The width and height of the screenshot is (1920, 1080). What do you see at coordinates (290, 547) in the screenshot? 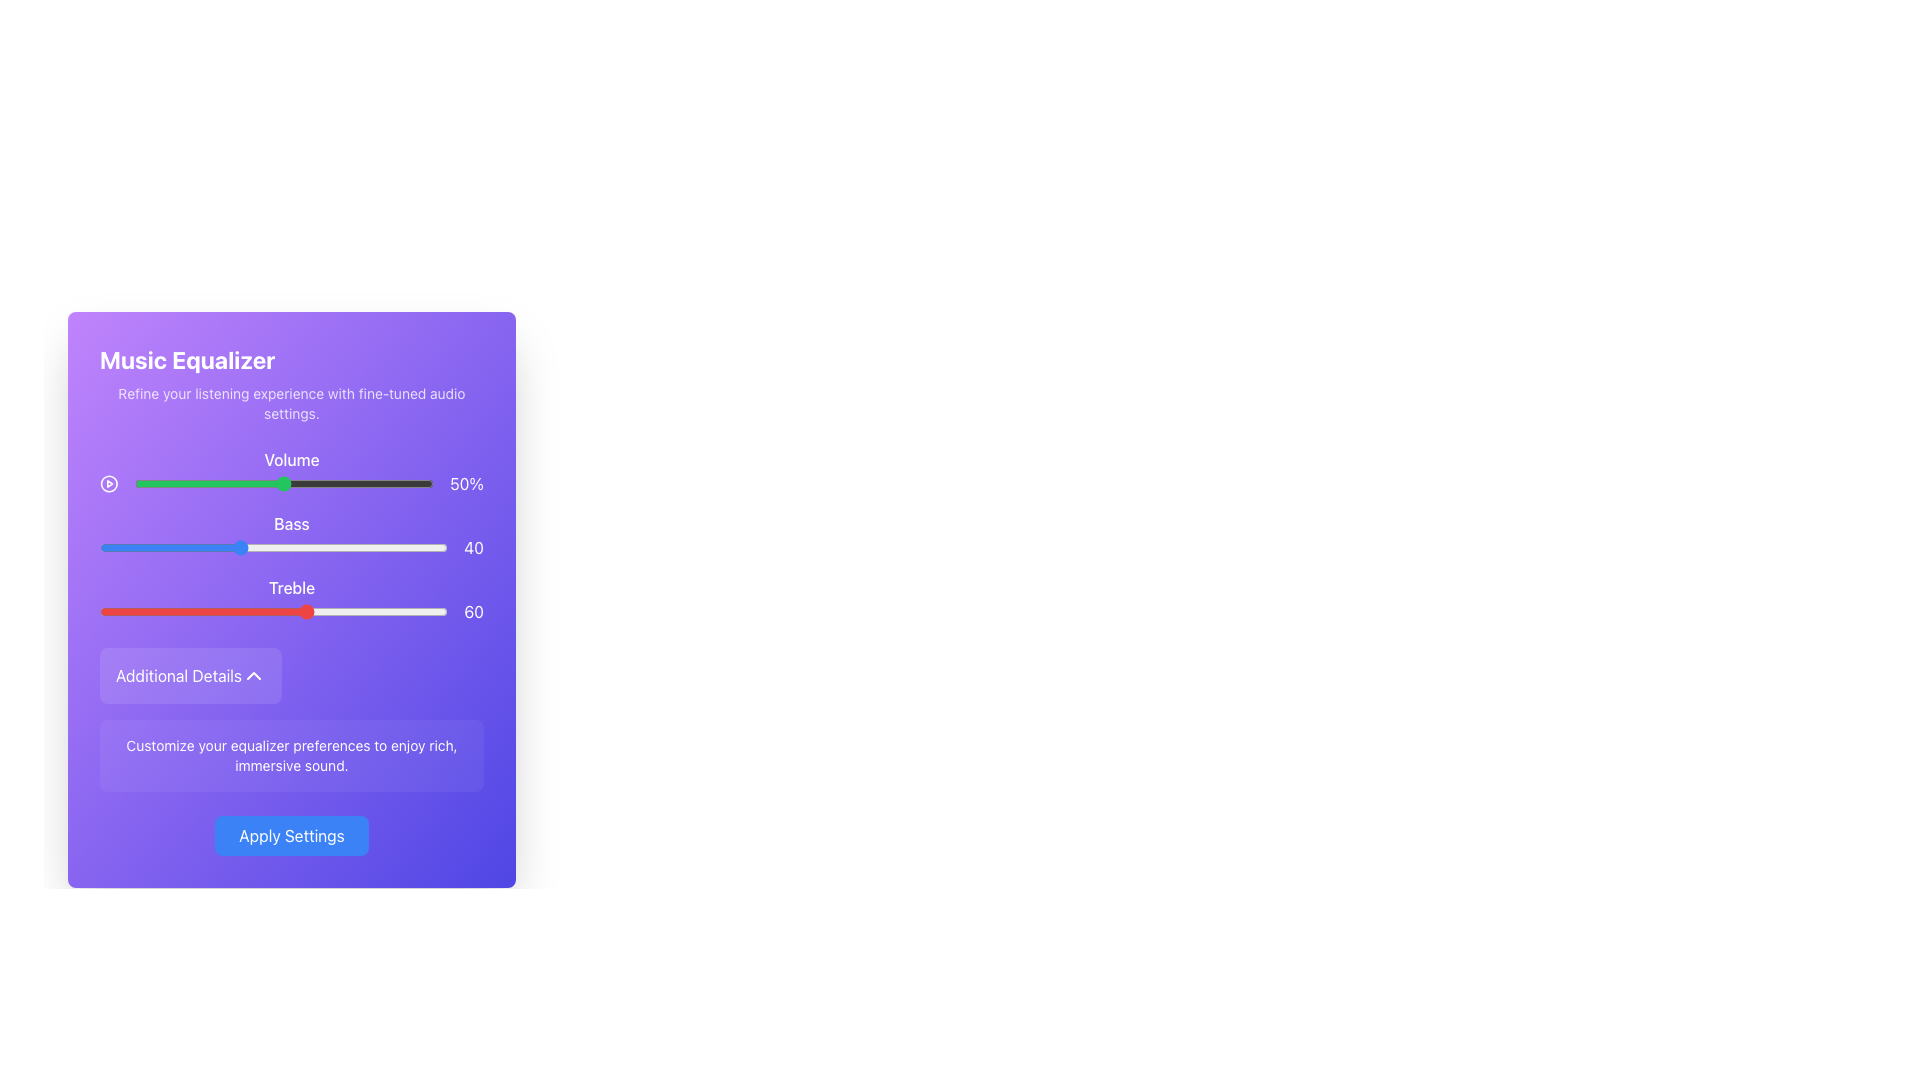
I see `the bass level` at bounding box center [290, 547].